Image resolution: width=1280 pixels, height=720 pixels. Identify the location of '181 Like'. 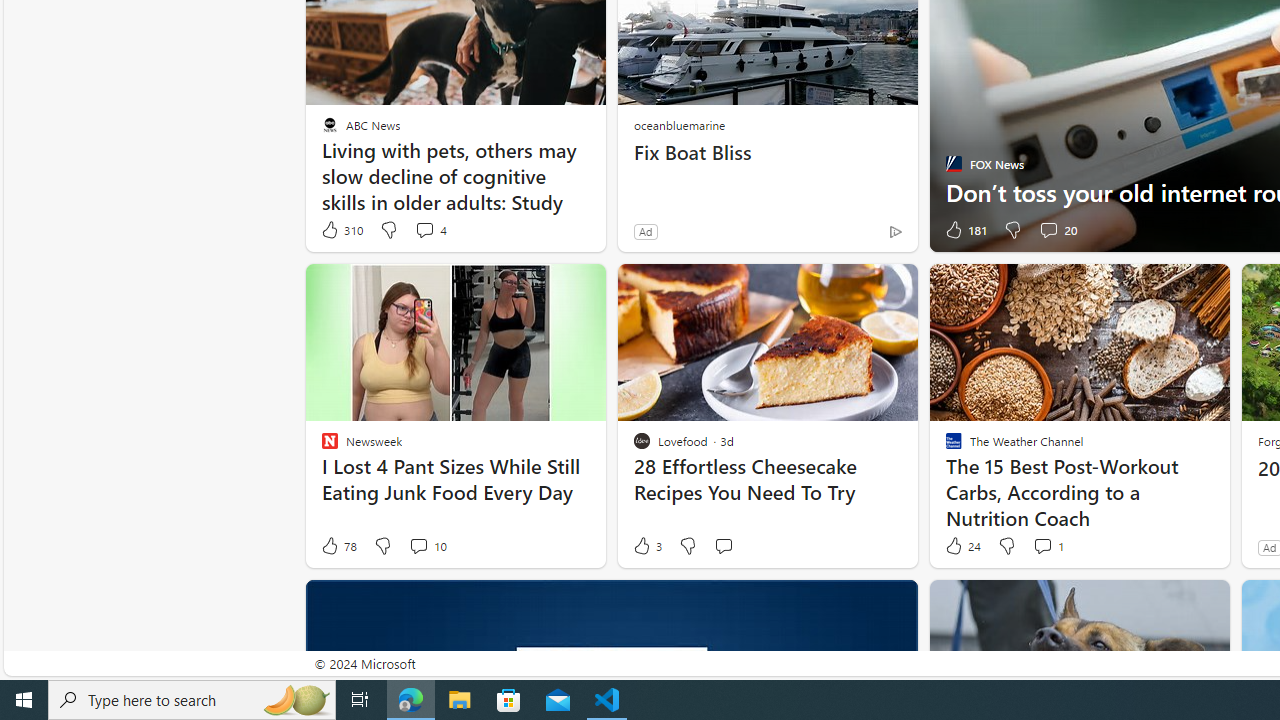
(964, 229).